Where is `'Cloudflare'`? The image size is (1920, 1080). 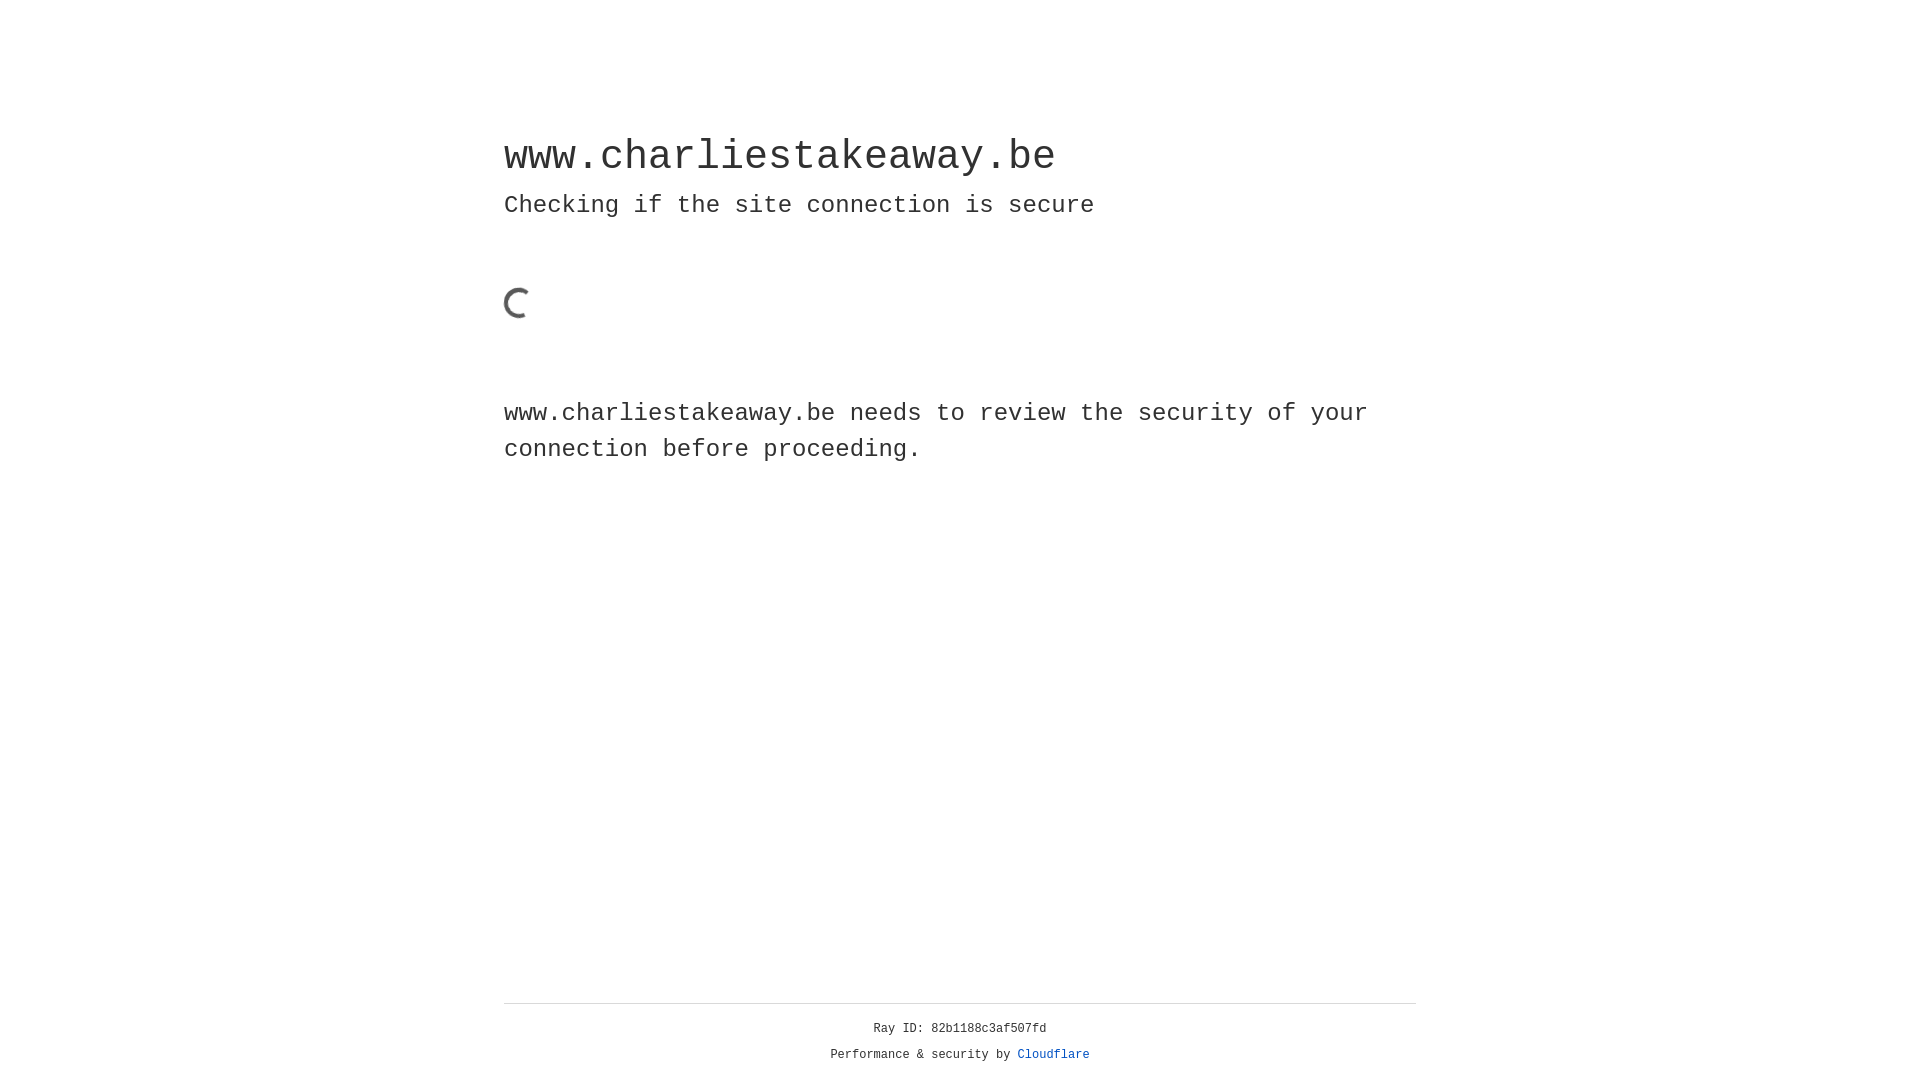
'Cloudflare' is located at coordinates (1017, 1054).